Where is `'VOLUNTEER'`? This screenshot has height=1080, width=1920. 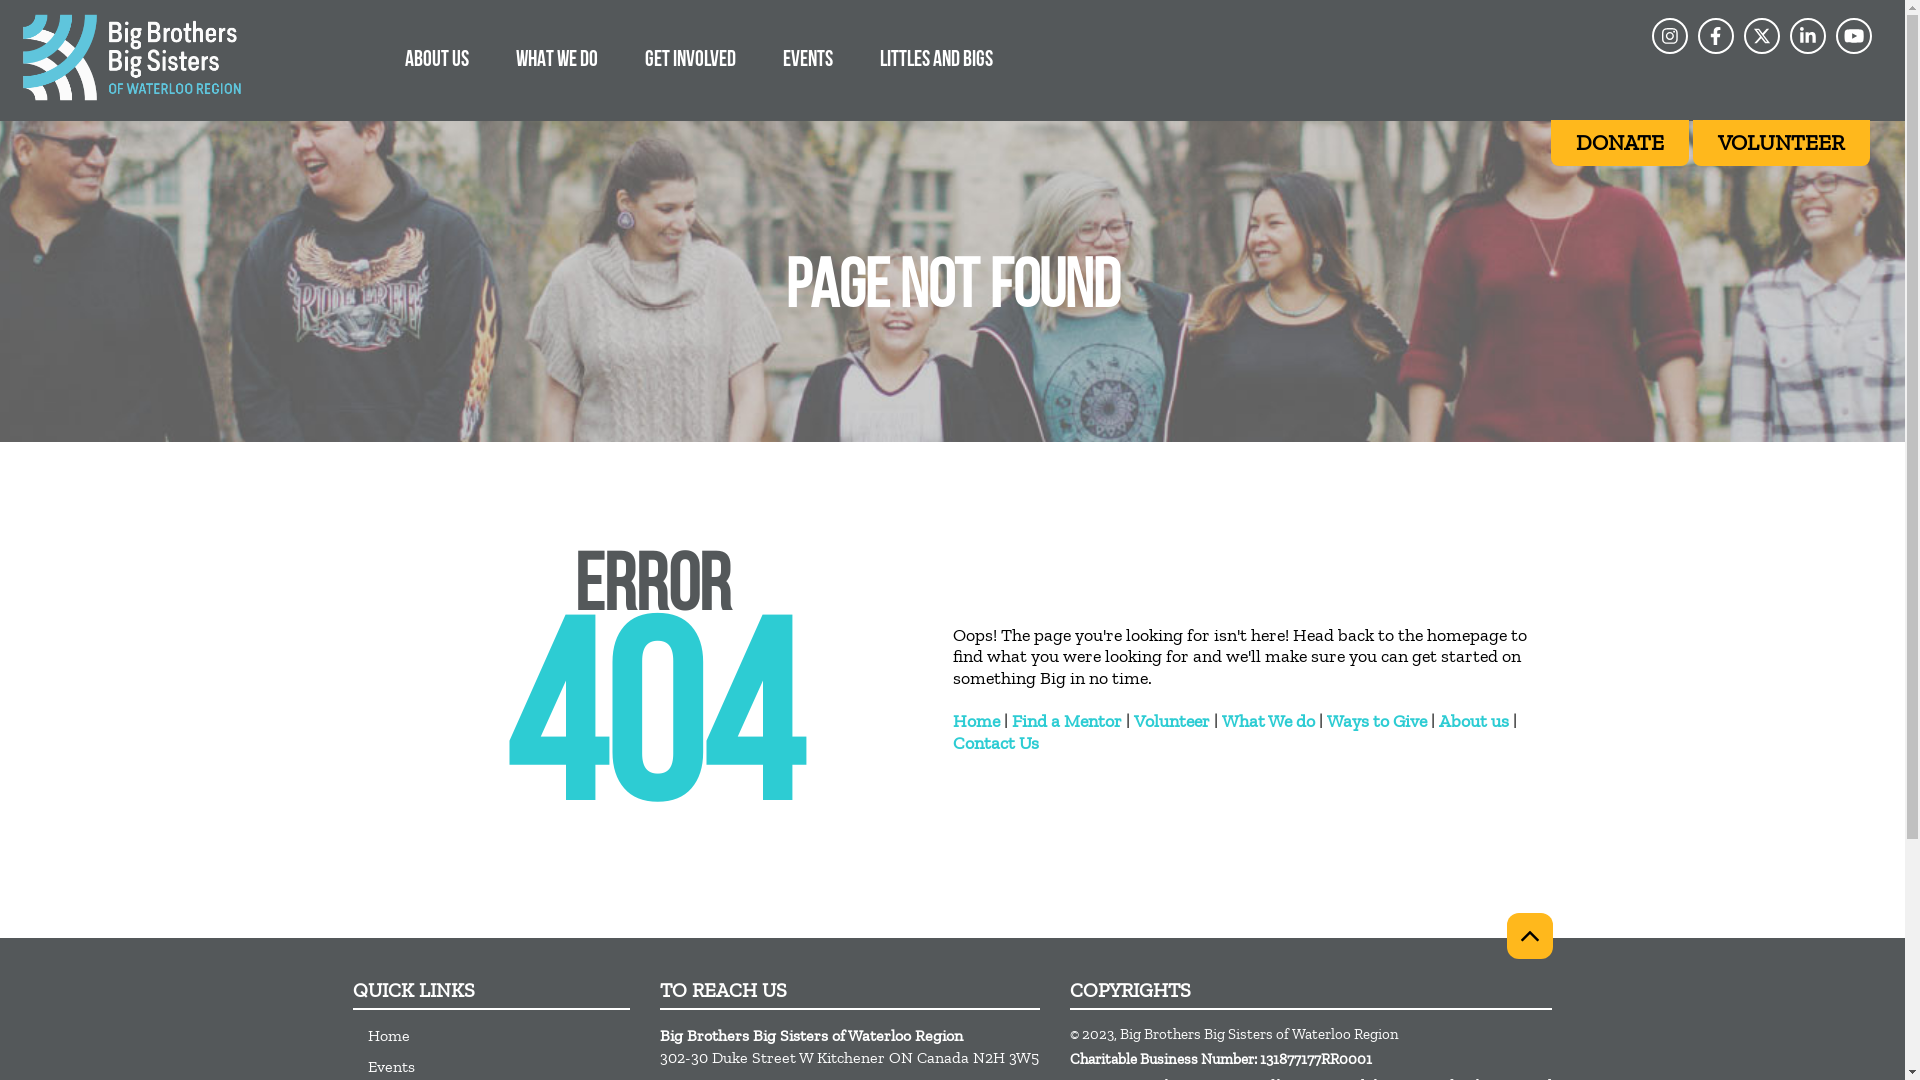 'VOLUNTEER' is located at coordinates (1781, 141).